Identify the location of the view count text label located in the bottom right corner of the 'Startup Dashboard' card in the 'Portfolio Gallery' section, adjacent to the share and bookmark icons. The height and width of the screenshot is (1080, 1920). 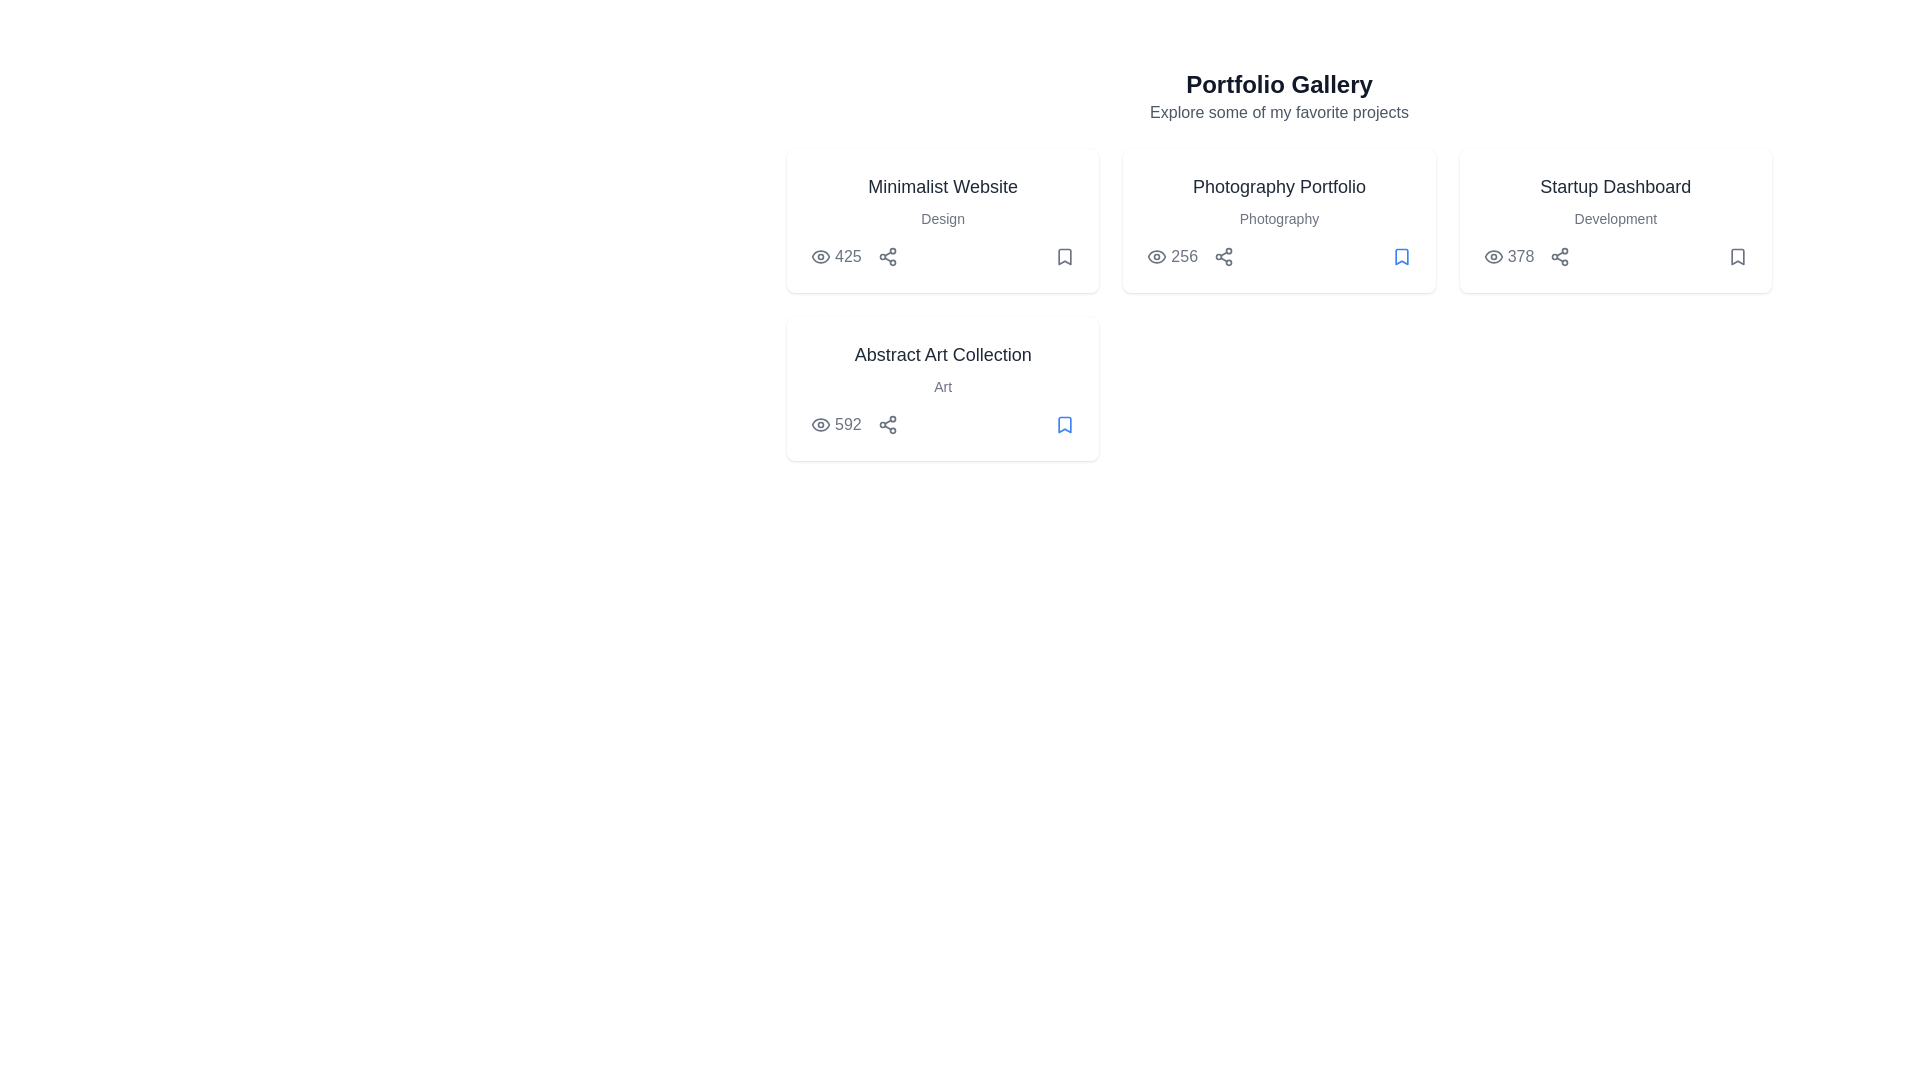
(1508, 256).